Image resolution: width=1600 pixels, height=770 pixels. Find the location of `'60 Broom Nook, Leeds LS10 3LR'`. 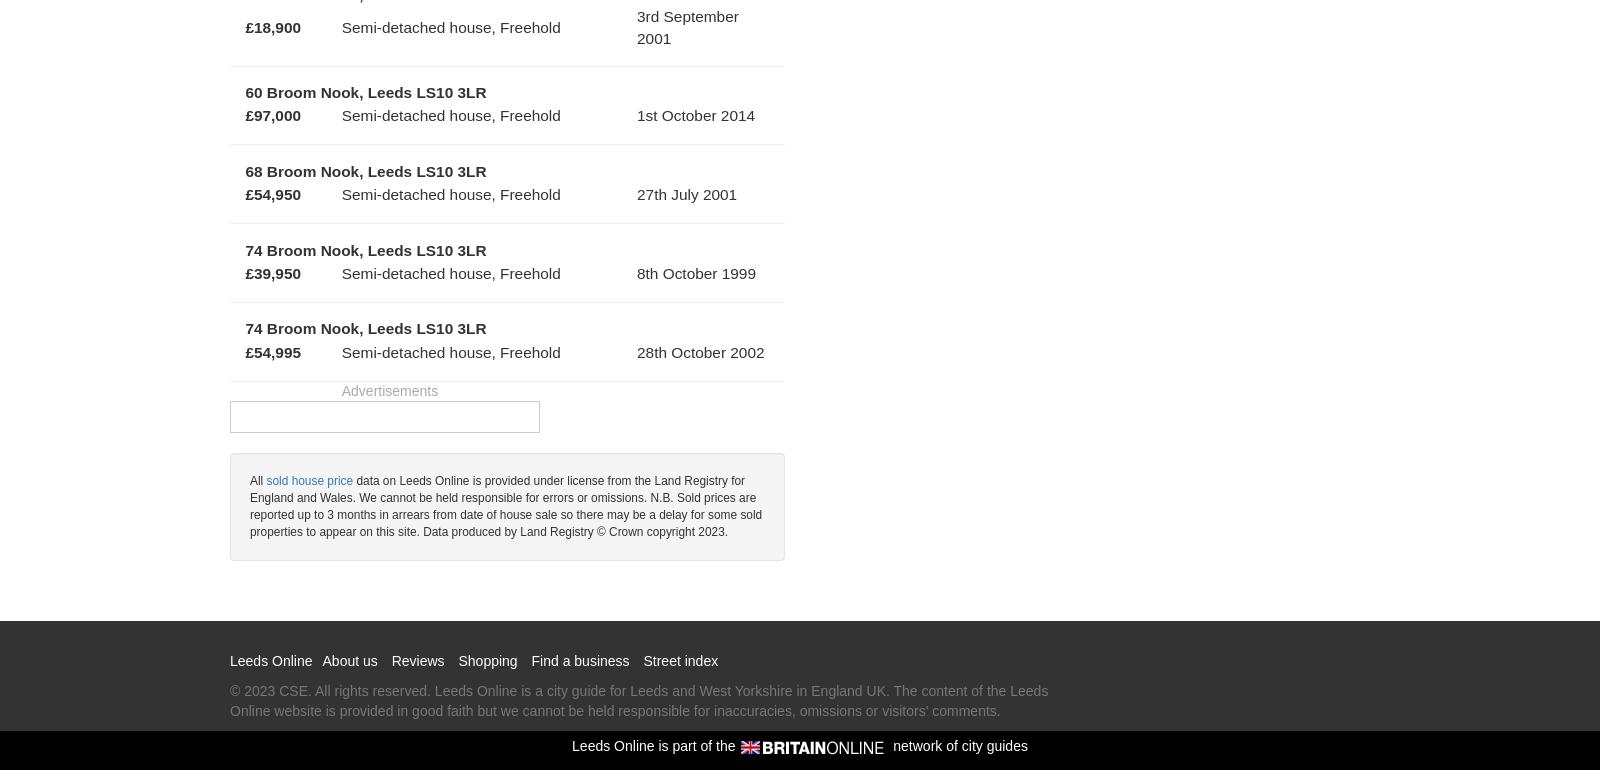

'60 Broom Nook, Leeds LS10 3LR' is located at coordinates (365, 90).